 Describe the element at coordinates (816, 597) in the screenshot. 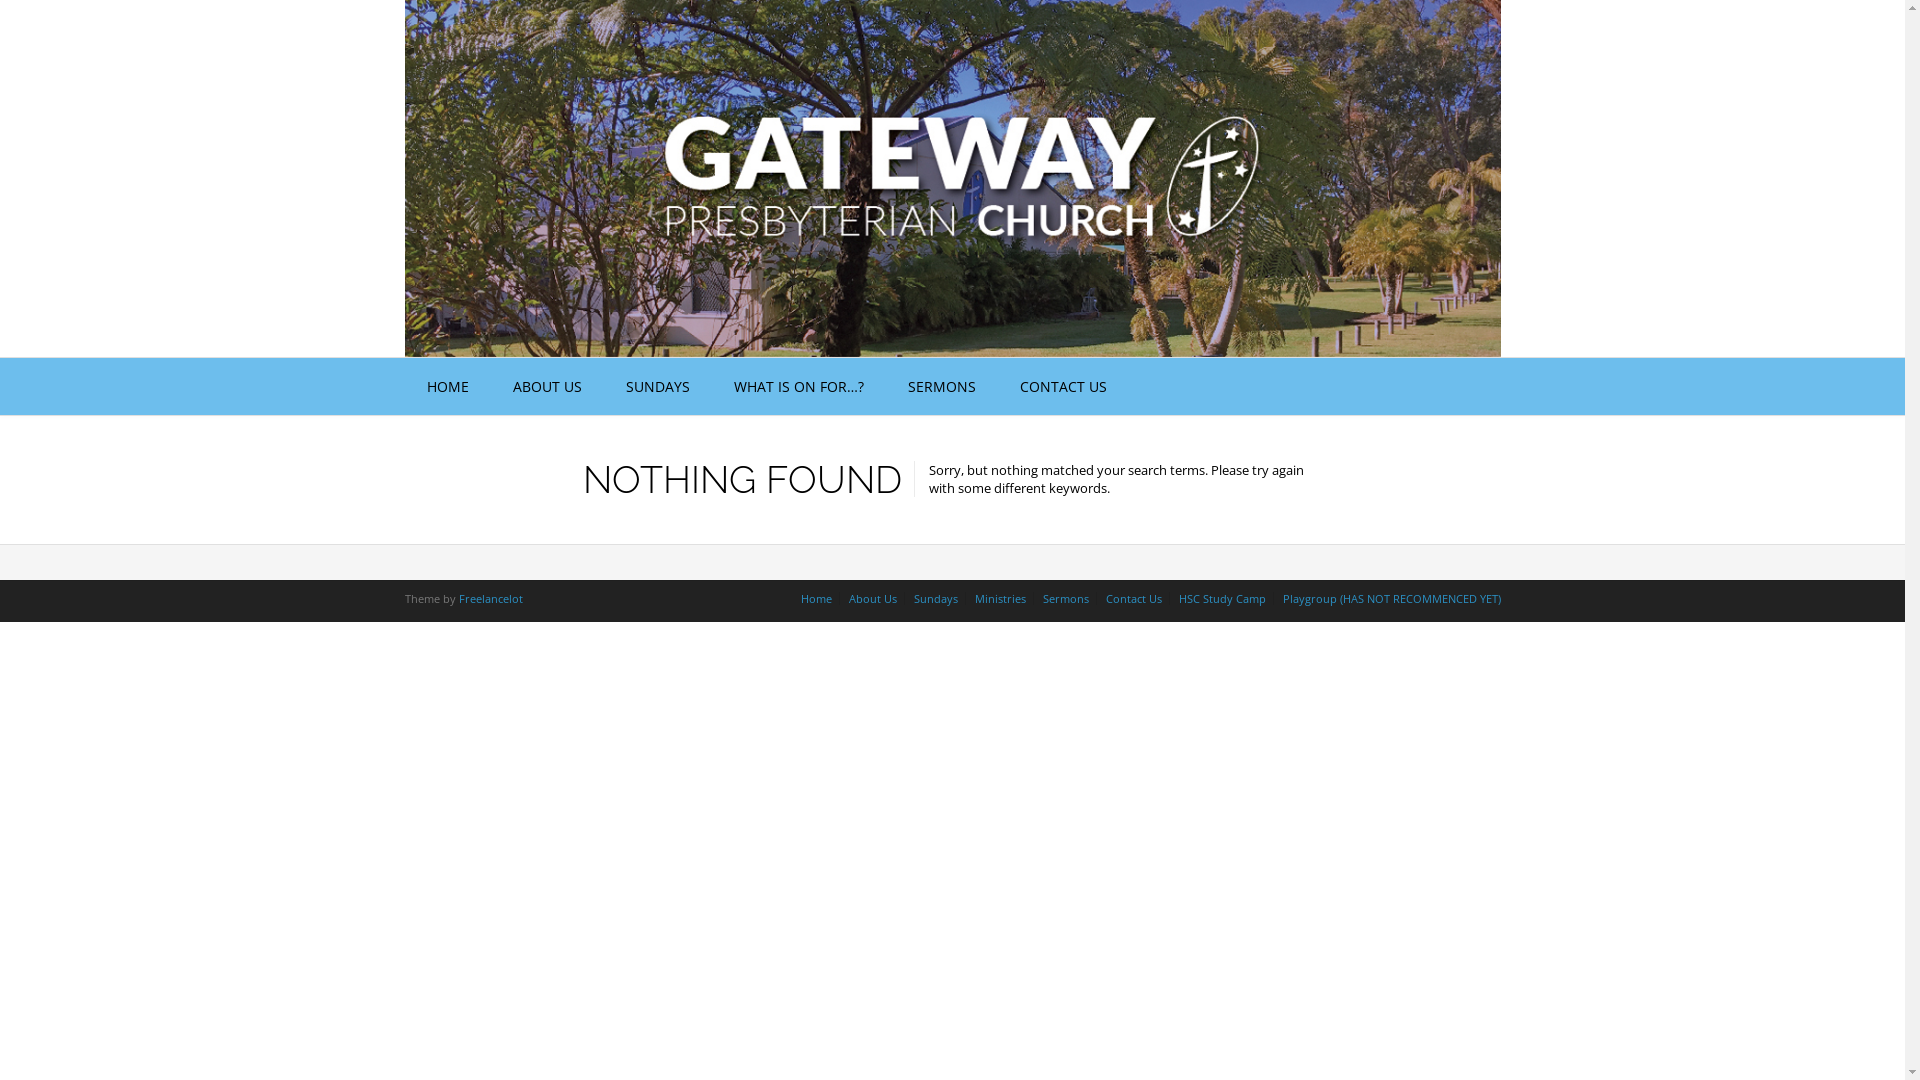

I see `'Home'` at that location.